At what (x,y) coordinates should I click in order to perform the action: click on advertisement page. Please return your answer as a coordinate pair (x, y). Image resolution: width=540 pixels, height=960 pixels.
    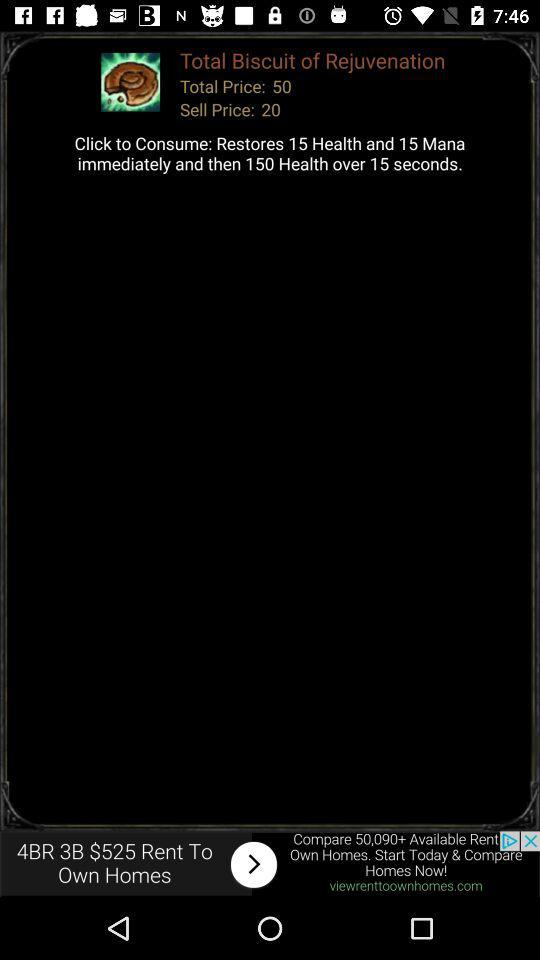
    Looking at the image, I should click on (270, 863).